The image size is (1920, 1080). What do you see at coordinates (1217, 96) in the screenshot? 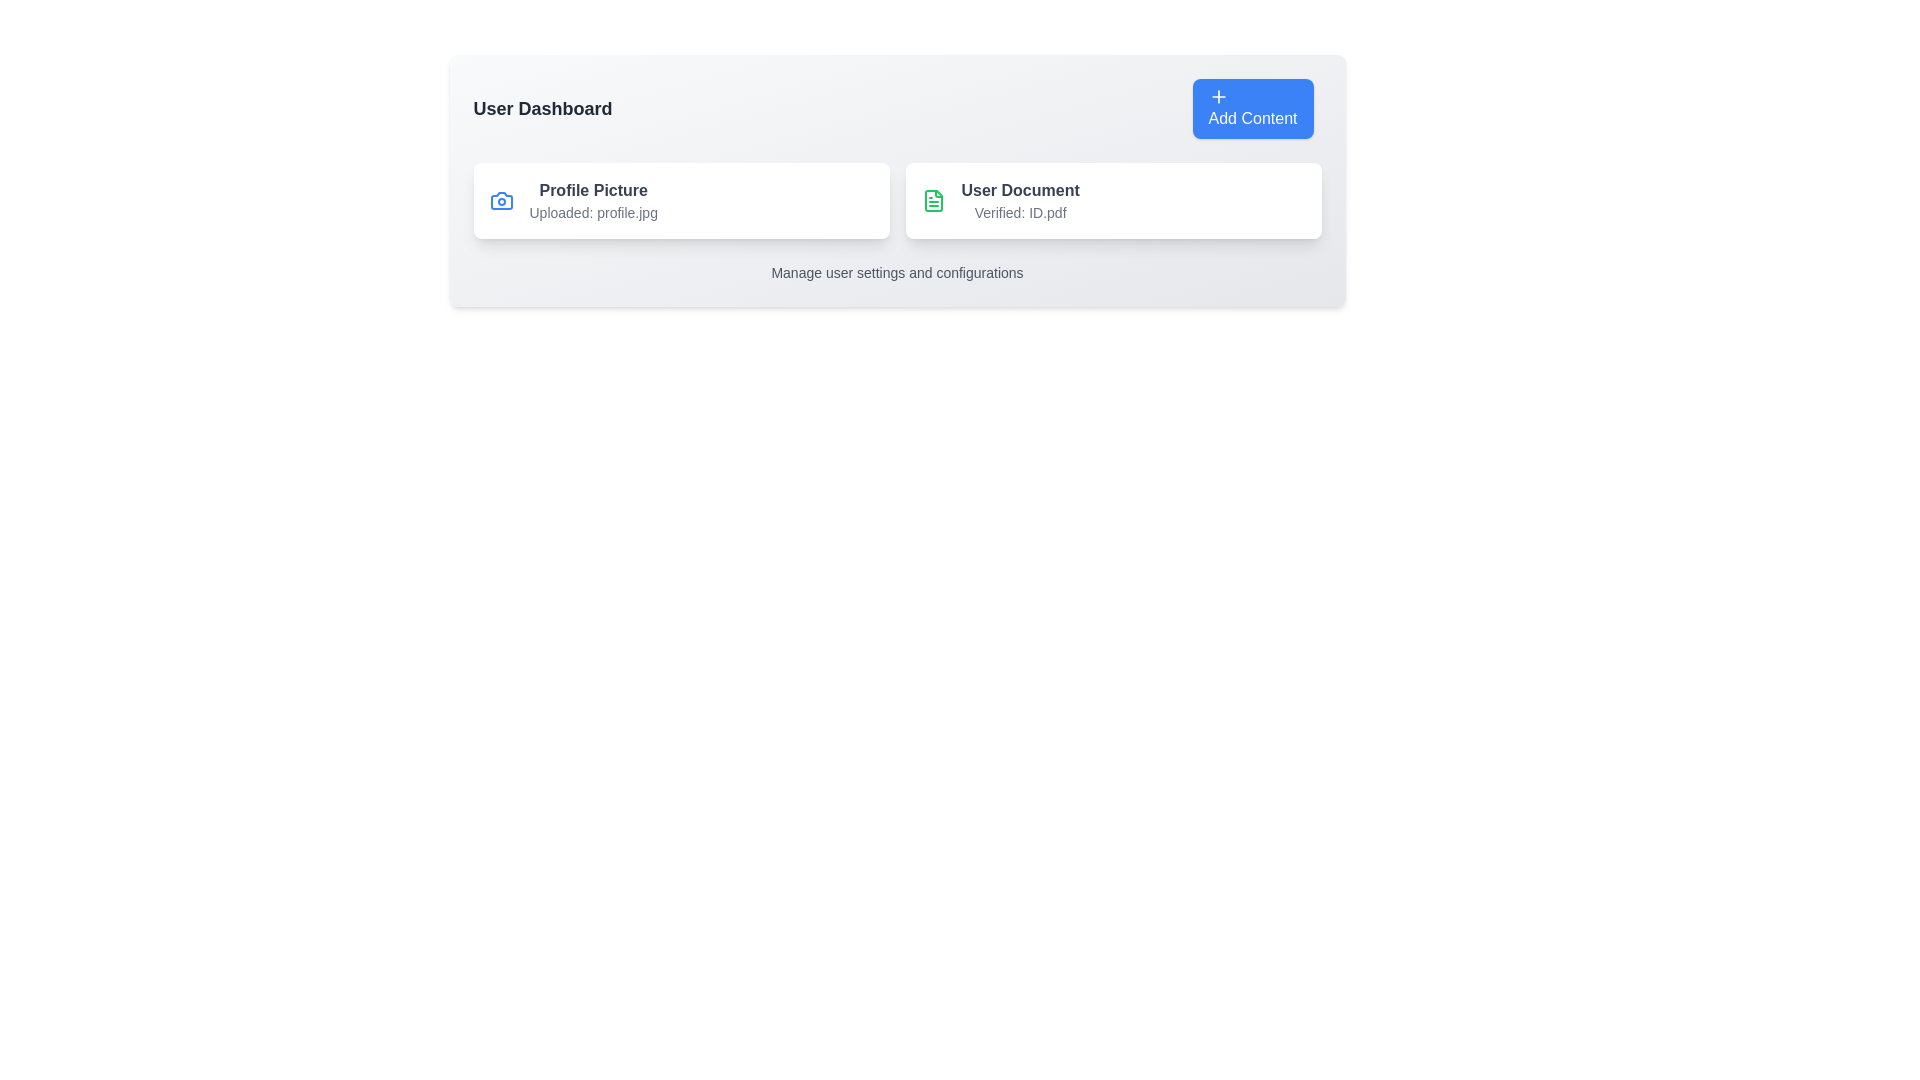
I see `the plus icon within the 'Add Content' button, which is styled with a blue background and white text, located in the top right corner of the interface` at bounding box center [1217, 96].